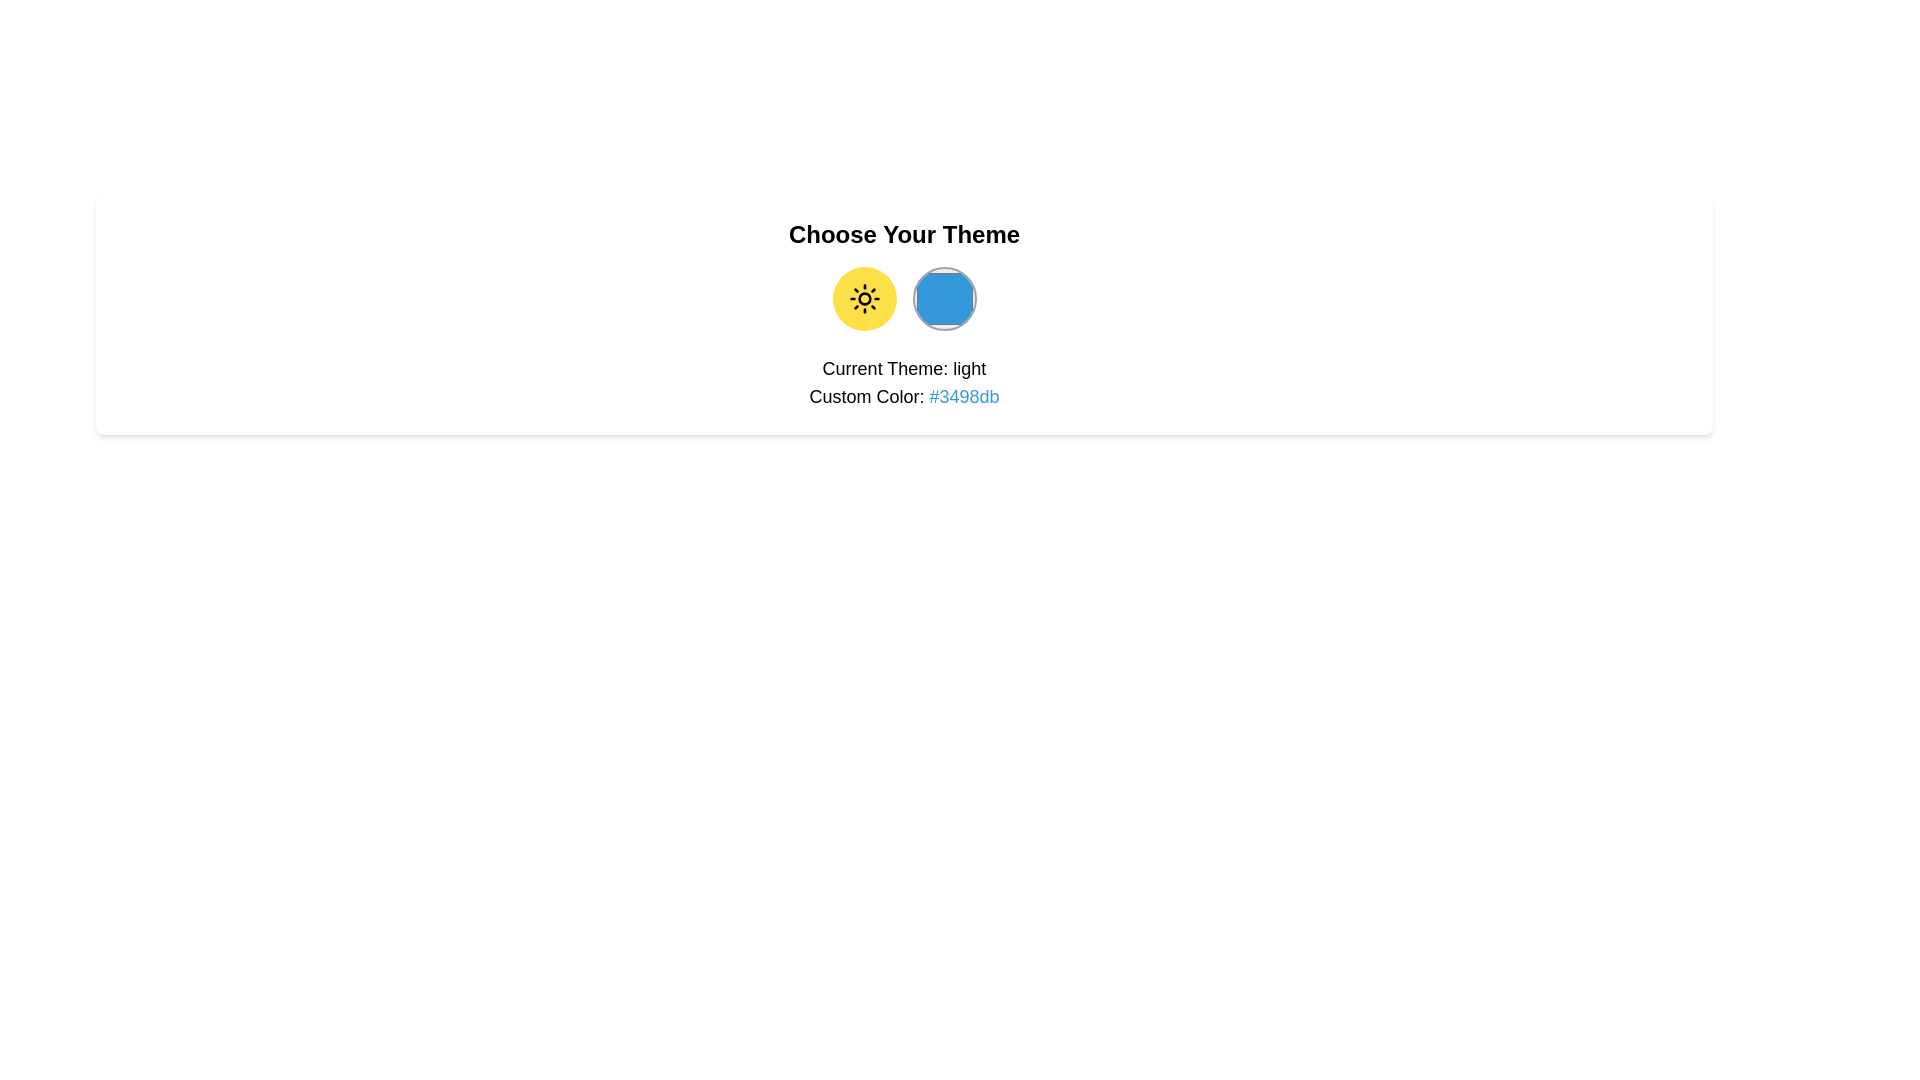 The image size is (1920, 1080). What do you see at coordinates (943, 299) in the screenshot?
I see `the color picker to open the color selection dialog` at bounding box center [943, 299].